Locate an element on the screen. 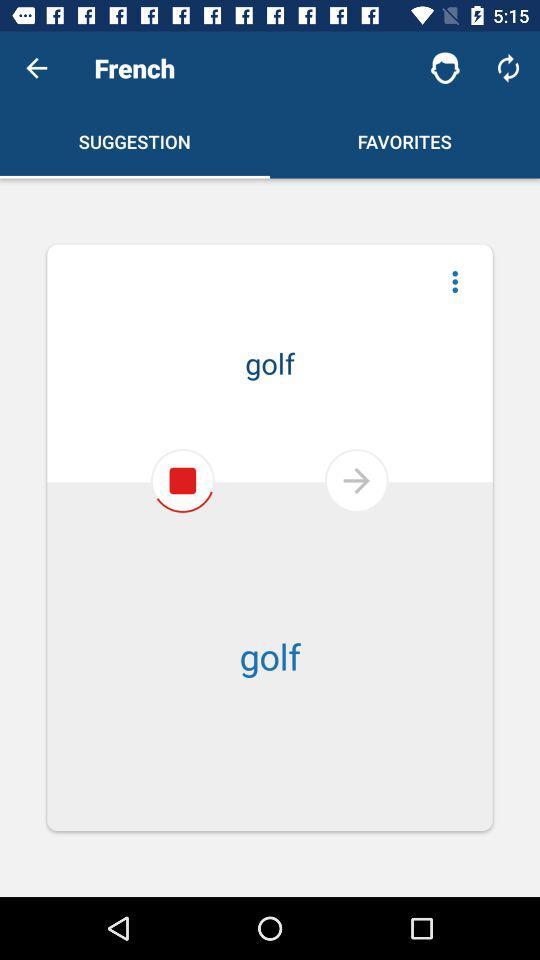 The height and width of the screenshot is (960, 540). the option below favorites is located at coordinates (455, 281).